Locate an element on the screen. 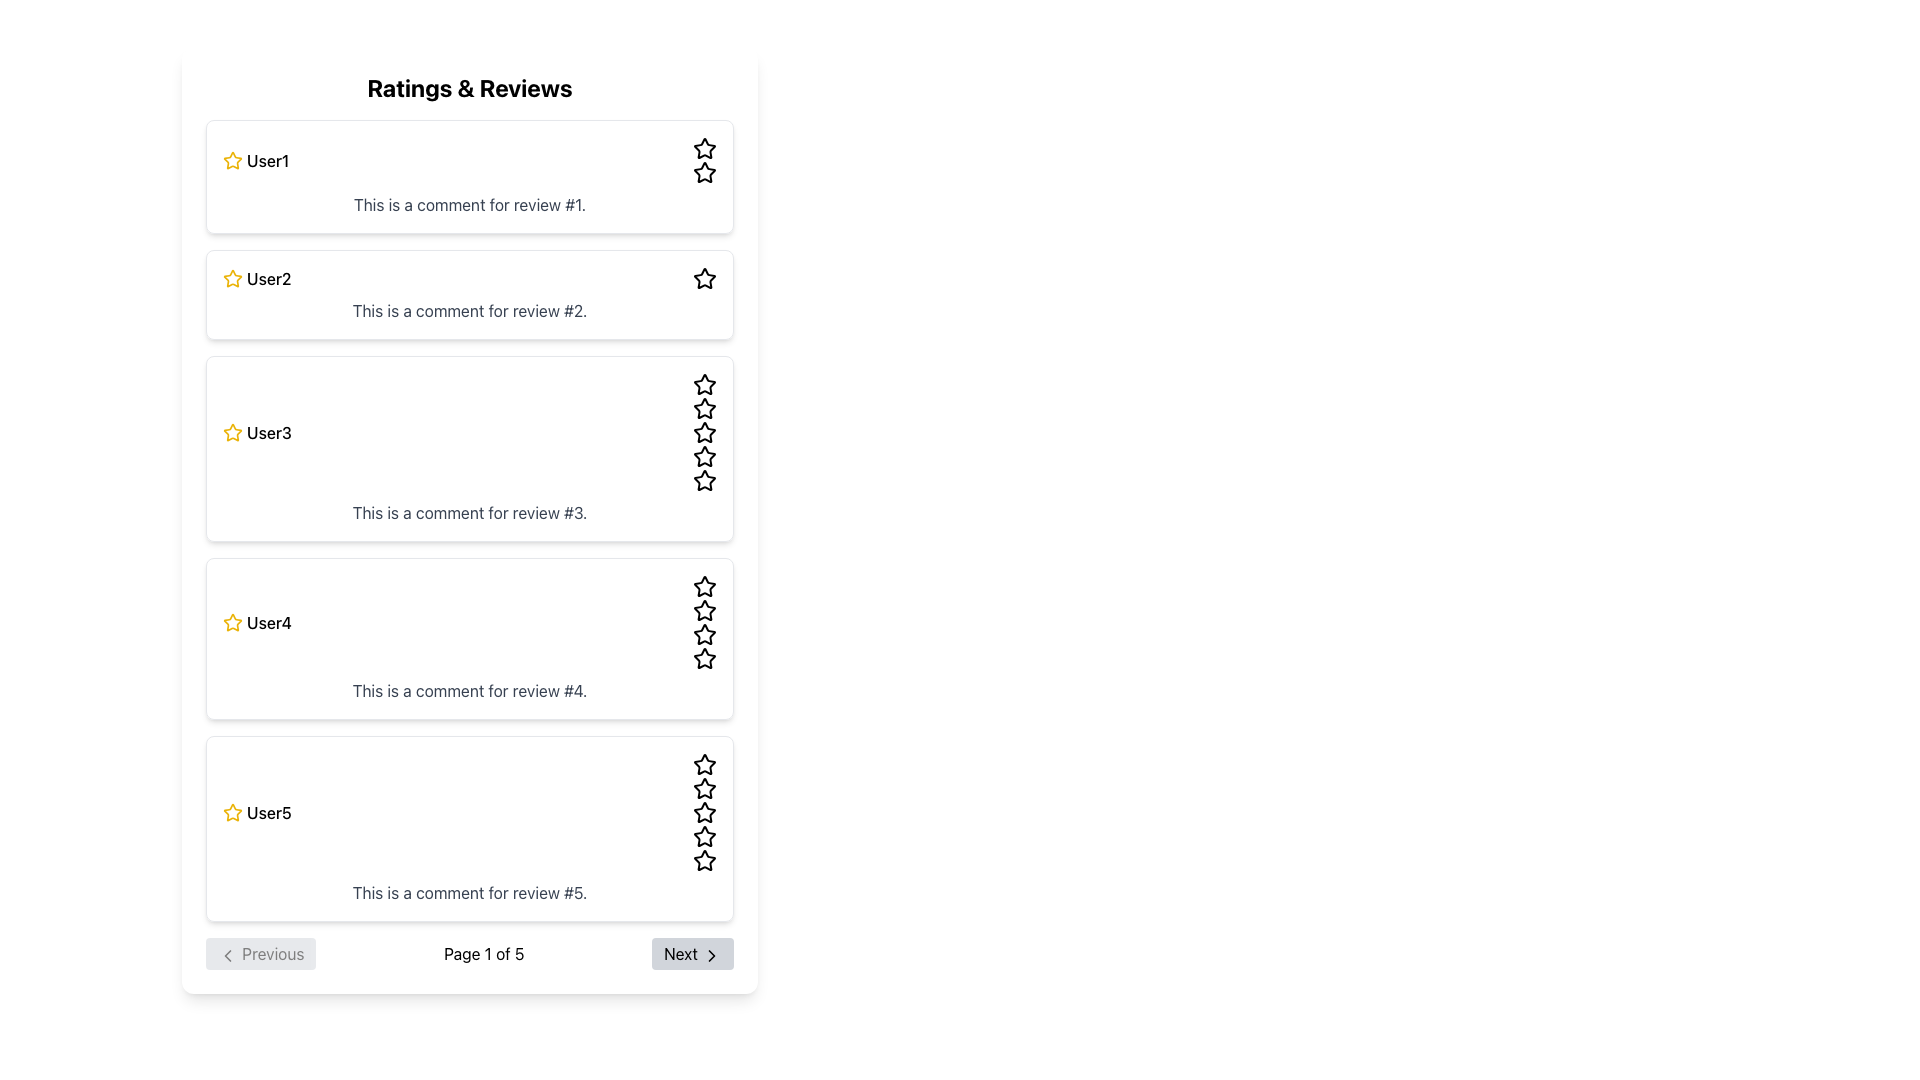 Image resolution: width=1920 pixels, height=1080 pixels. the star icon outlined with a yellow border that is positioned to the left of the username 'User2' in the second review section is located at coordinates (233, 278).